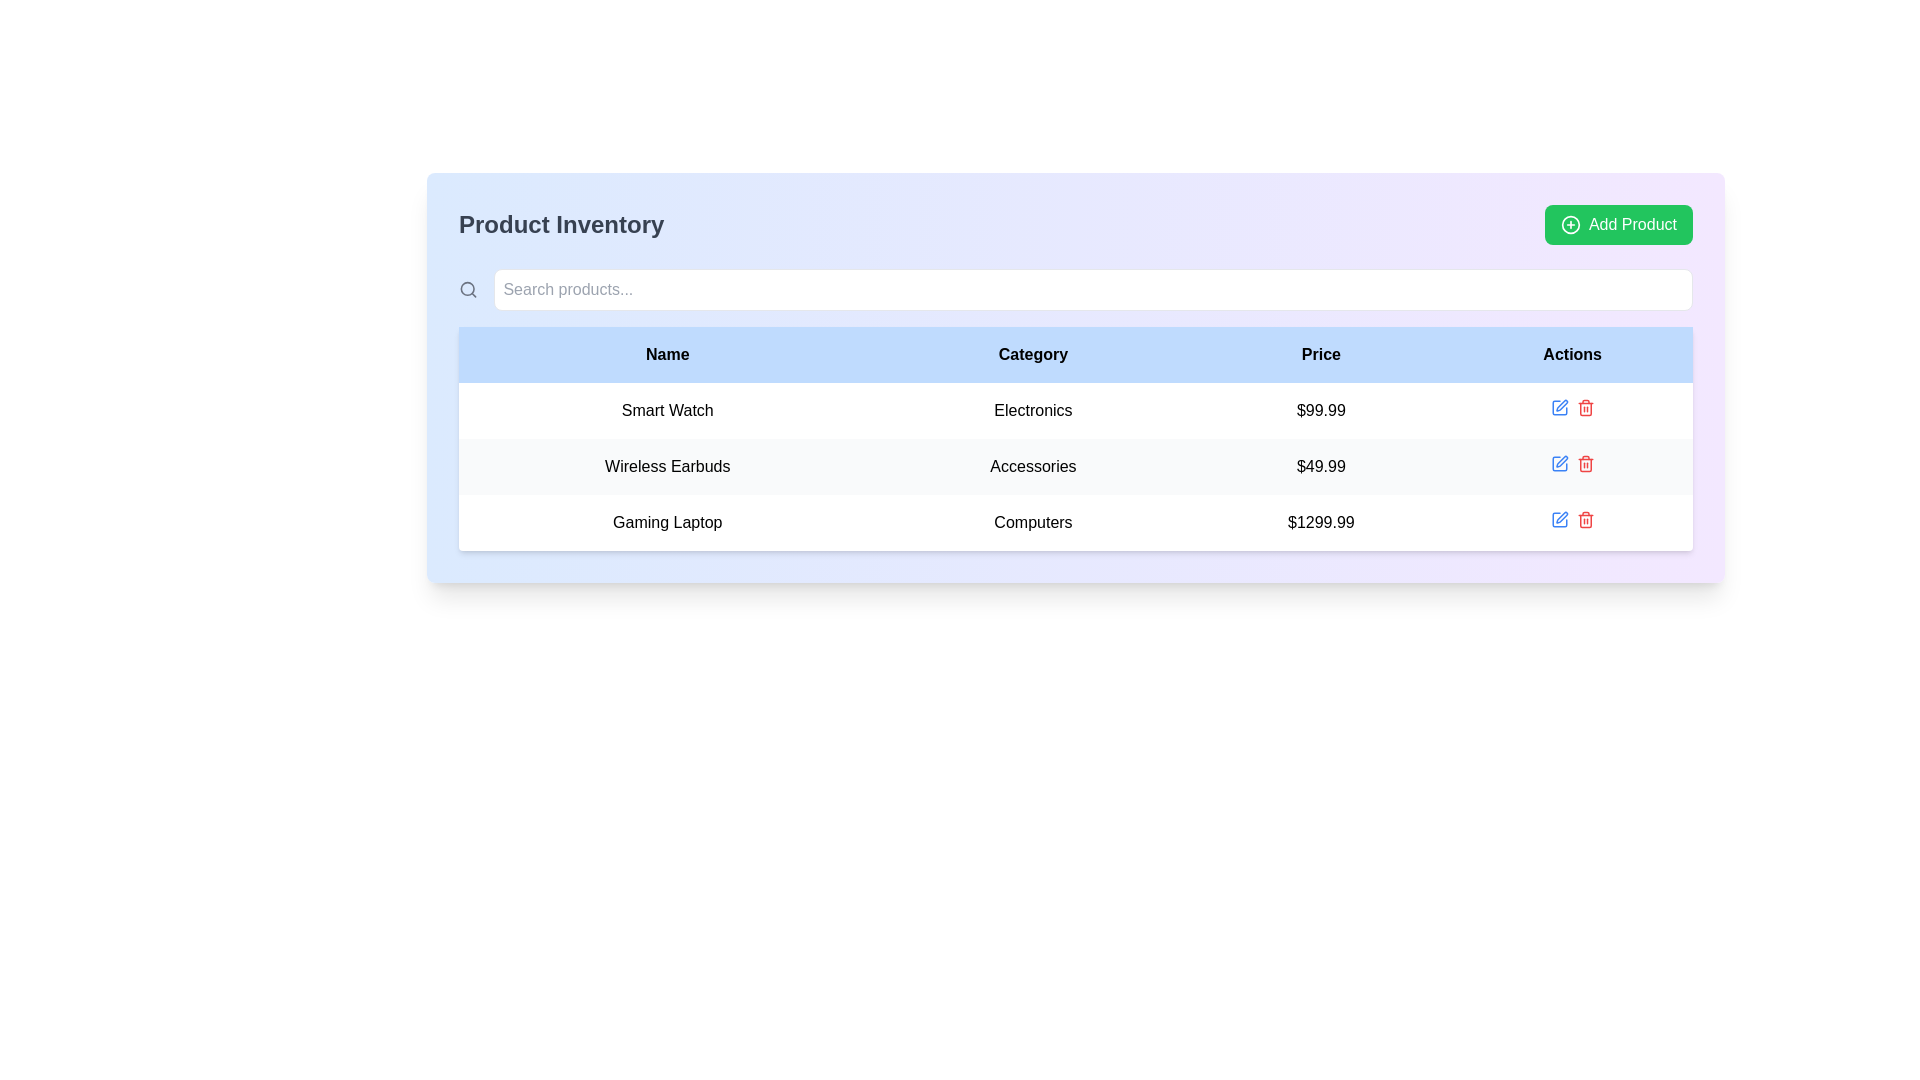  What do you see at coordinates (1321, 466) in the screenshot?
I see `the static text label displaying the price '$49.99' for the 'Wireless Earbuds' in the second row of the pricing column` at bounding box center [1321, 466].